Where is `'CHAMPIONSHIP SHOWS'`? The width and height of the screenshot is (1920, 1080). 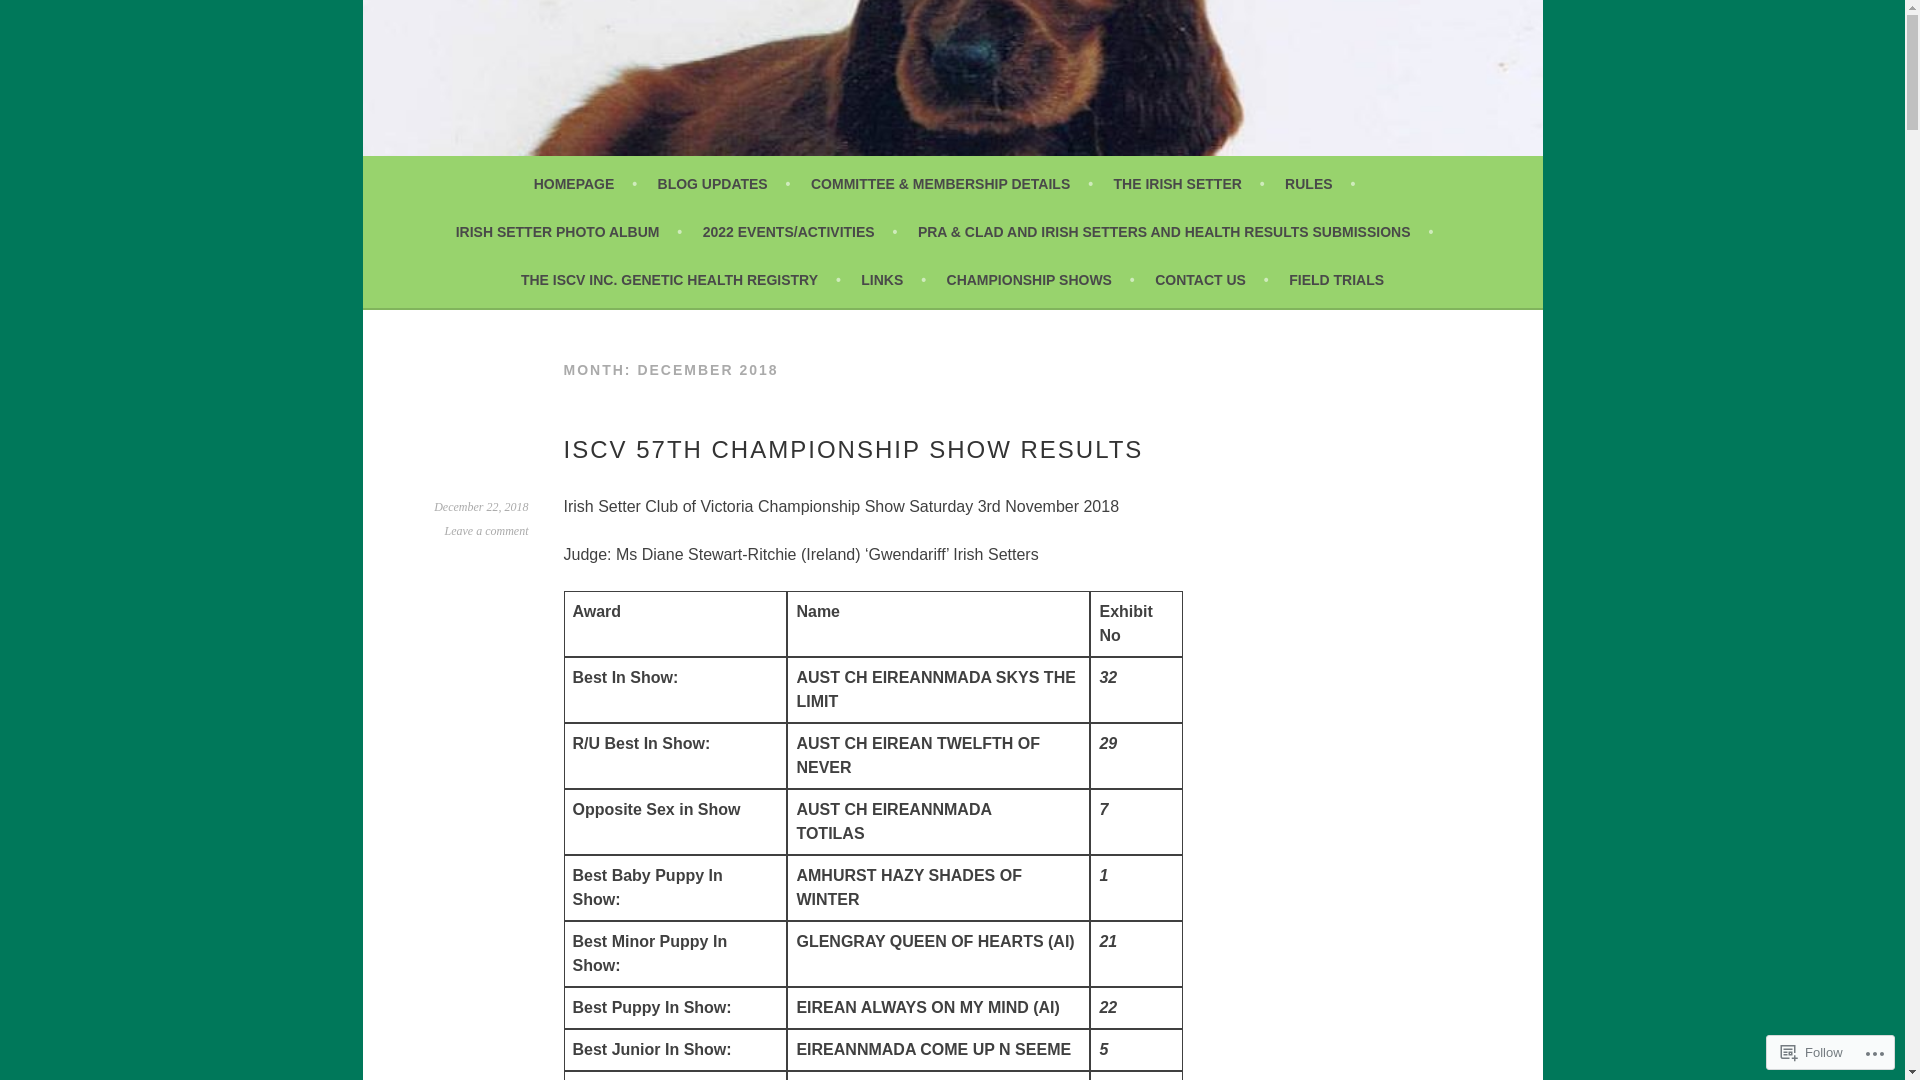 'CHAMPIONSHIP SHOWS' is located at coordinates (1040, 280).